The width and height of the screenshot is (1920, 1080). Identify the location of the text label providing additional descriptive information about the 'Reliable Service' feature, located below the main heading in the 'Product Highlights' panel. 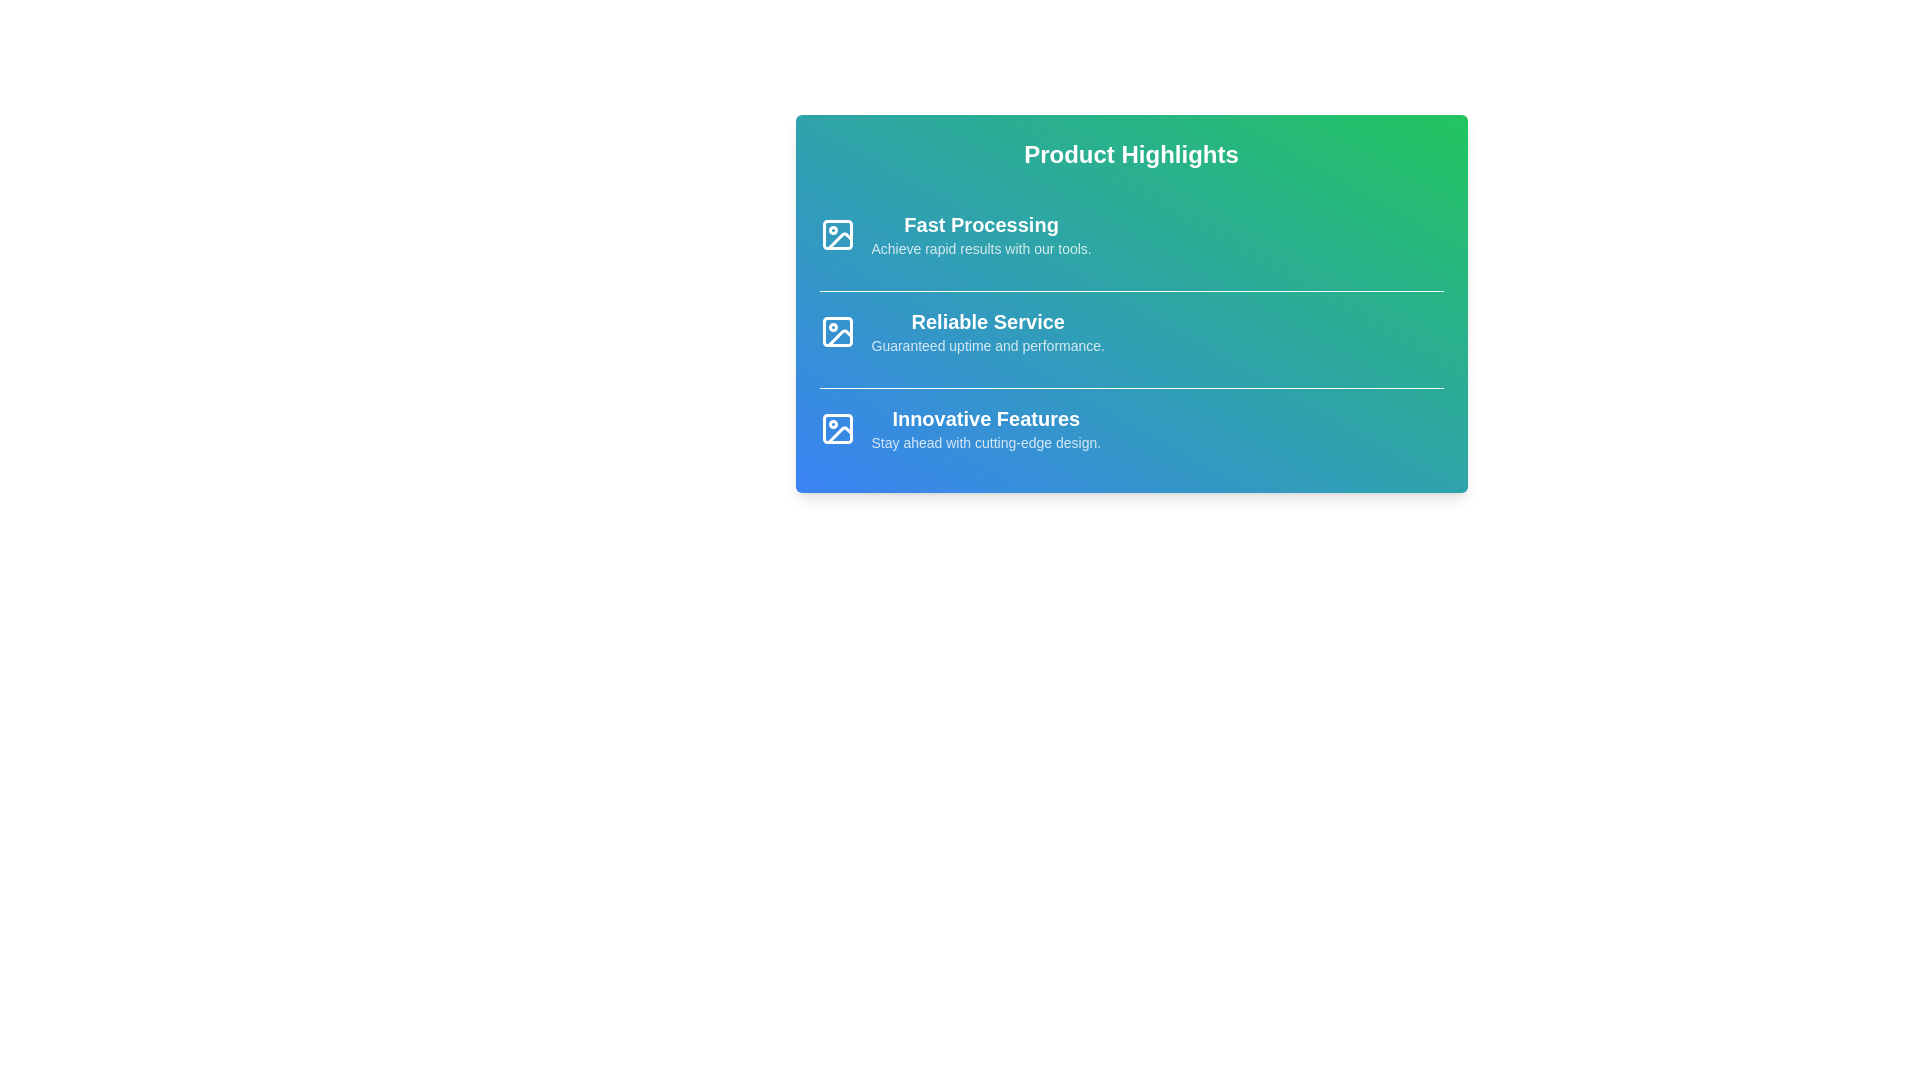
(988, 345).